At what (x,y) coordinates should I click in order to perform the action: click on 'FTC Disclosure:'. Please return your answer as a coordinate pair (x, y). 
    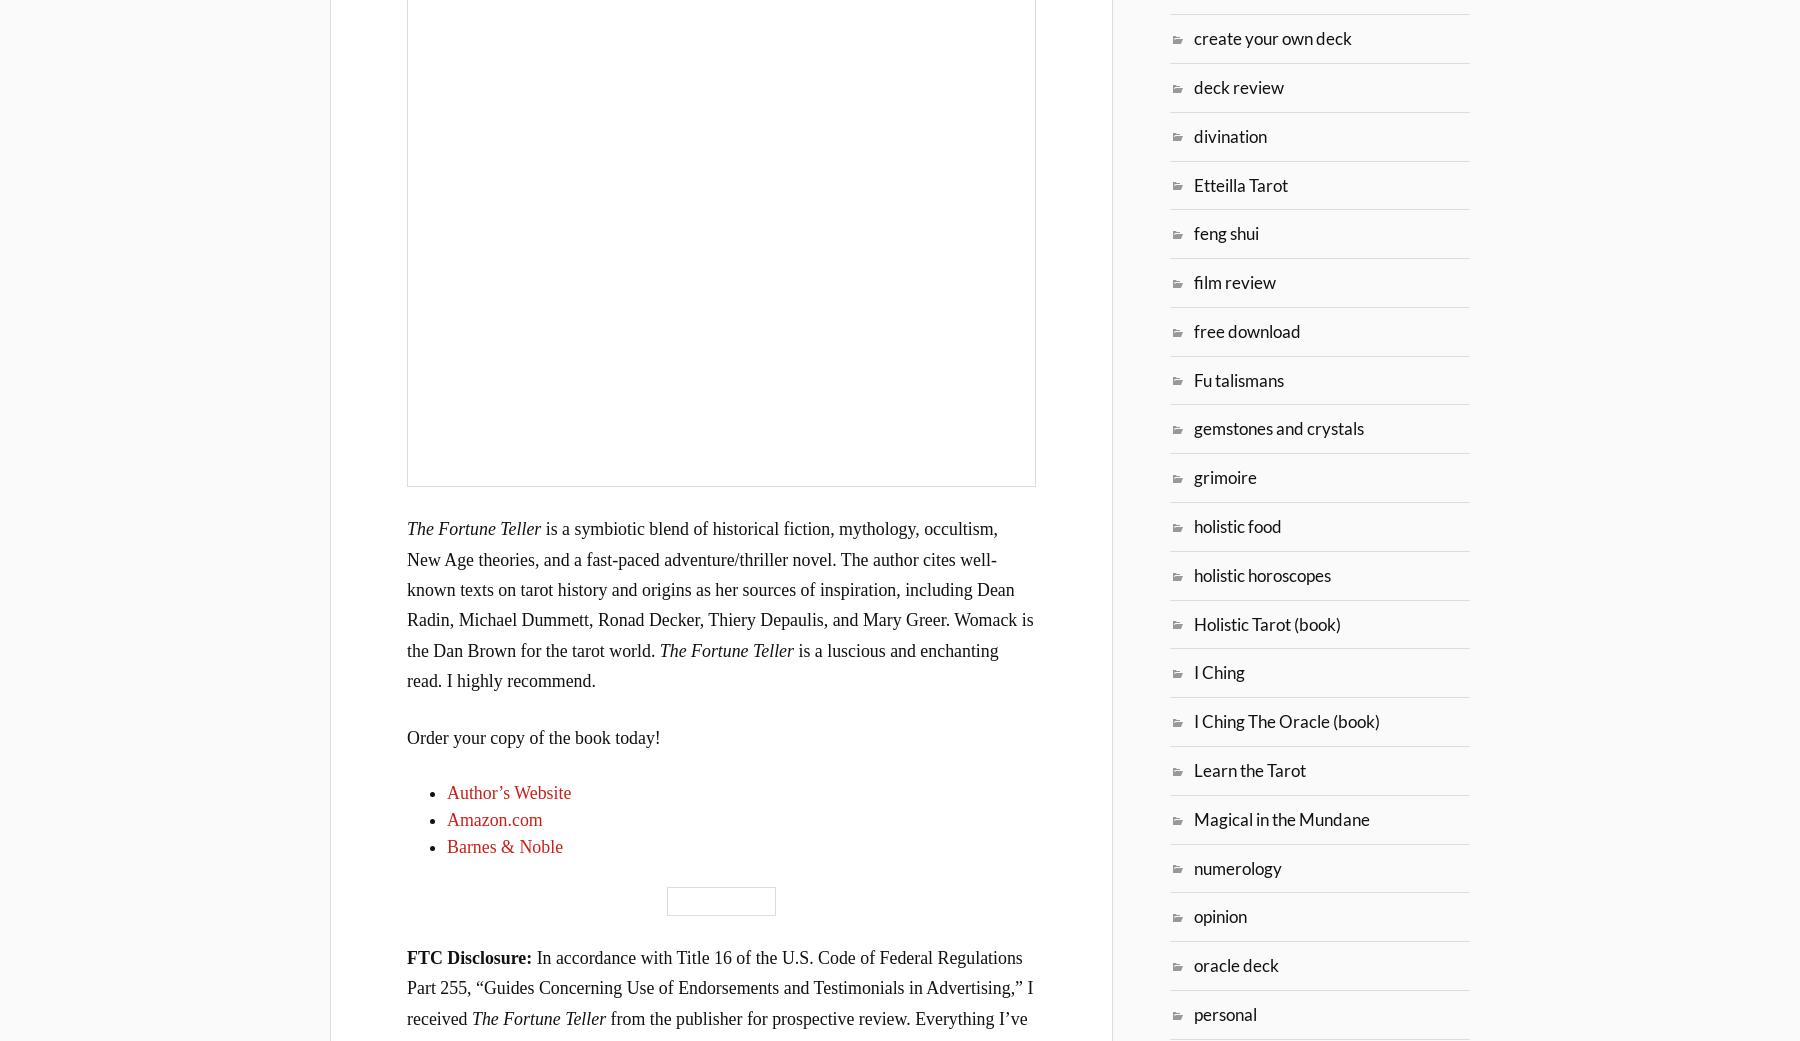
    Looking at the image, I should click on (470, 956).